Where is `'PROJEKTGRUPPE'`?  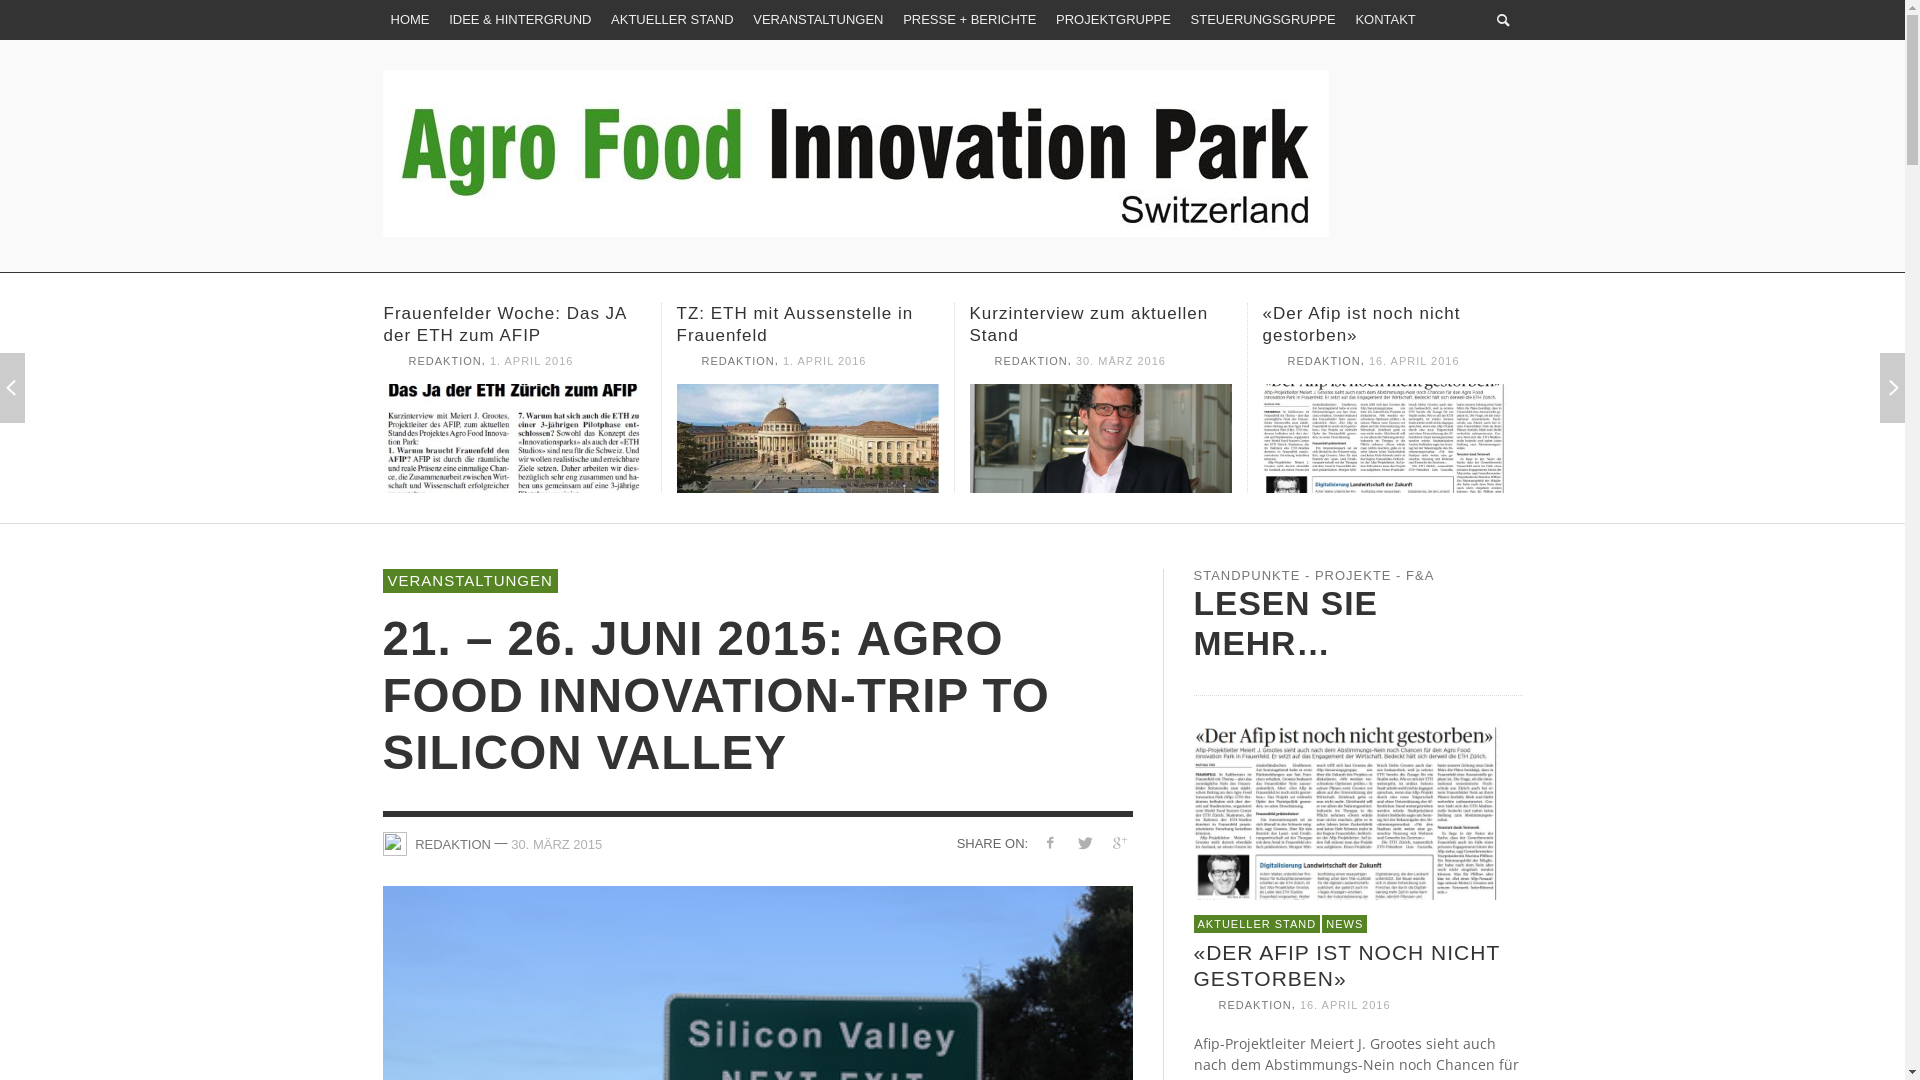
'PROJEKTGRUPPE' is located at coordinates (1112, 19).